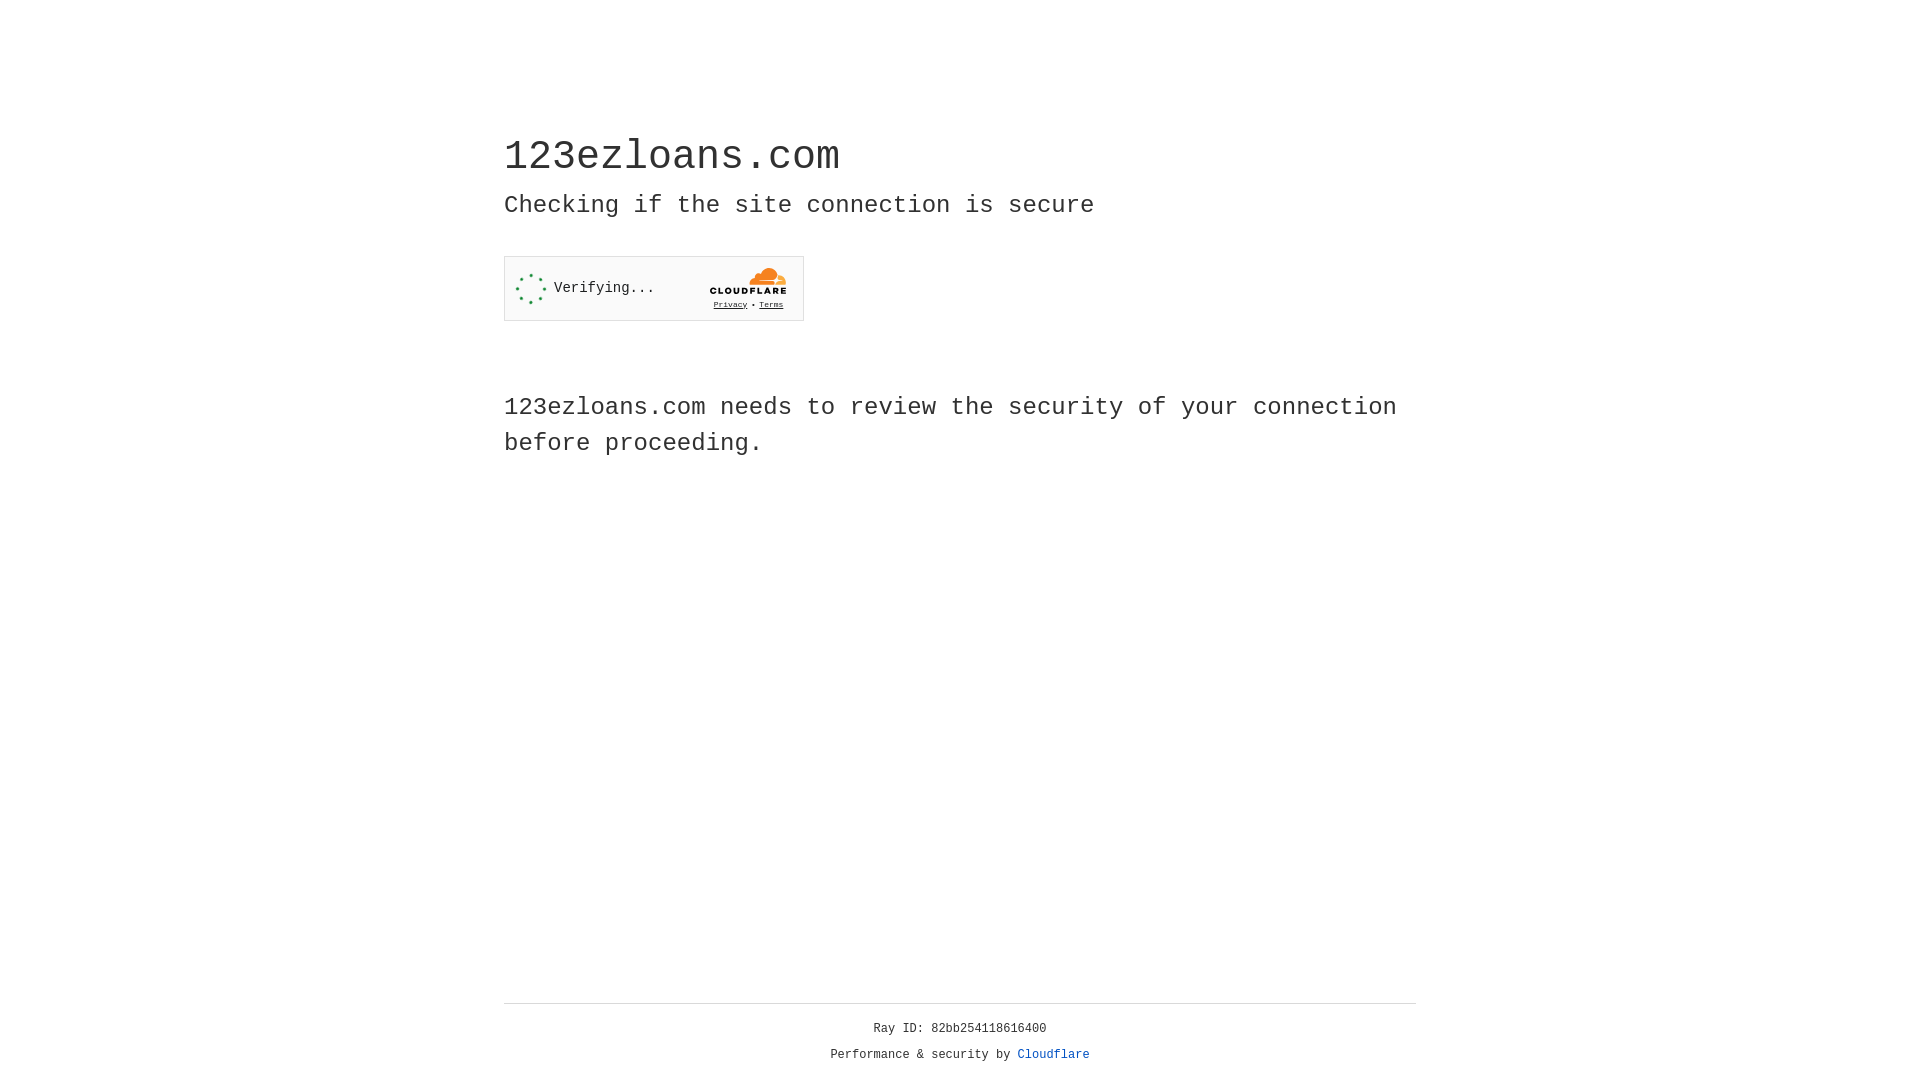 This screenshot has width=1920, height=1080. I want to click on 'Widget containing a Cloudflare security challenge', so click(653, 288).